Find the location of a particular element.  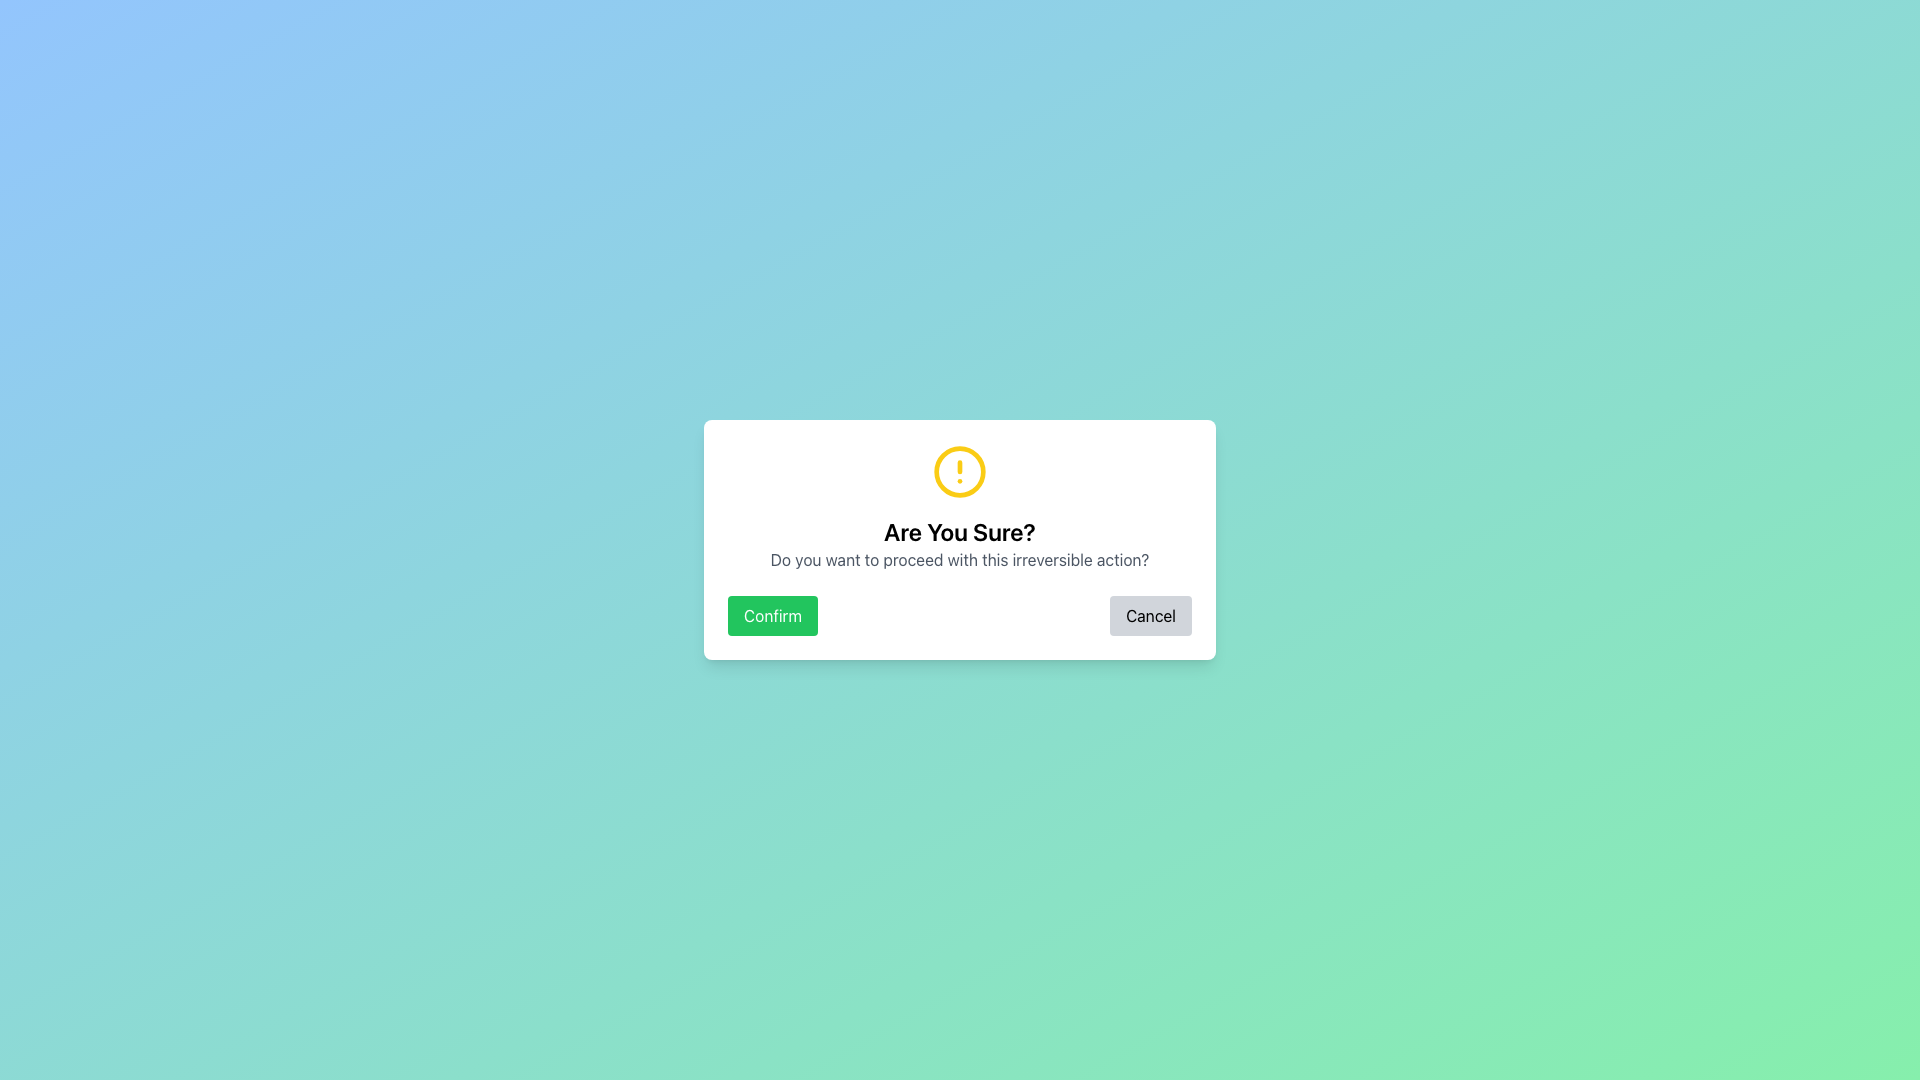

the circular alert icon with a yellow outline and an exclamation mark, positioned at the top of the modal dialog box above the text 'Are You Sure?' and 'Do you want to proceed with this irreversible action?' is located at coordinates (960, 471).